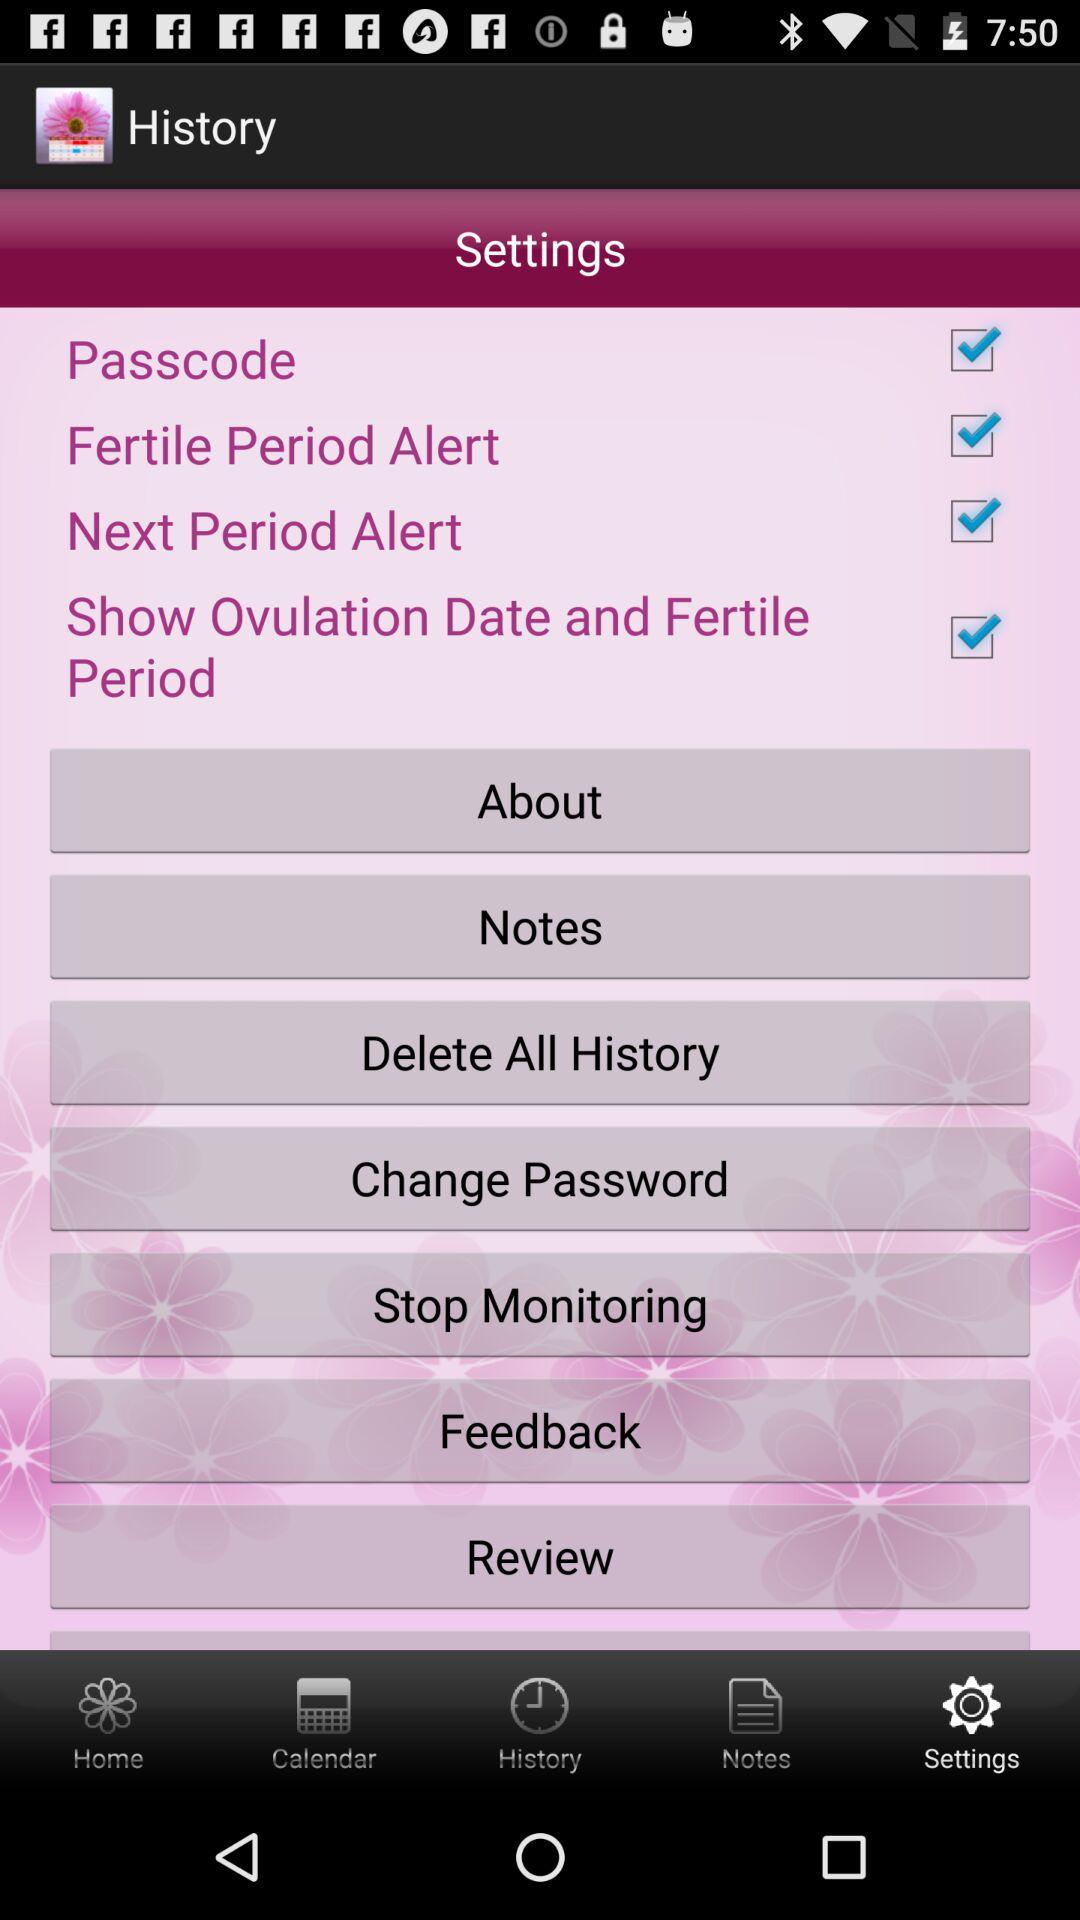  I want to click on notes, so click(756, 1721).